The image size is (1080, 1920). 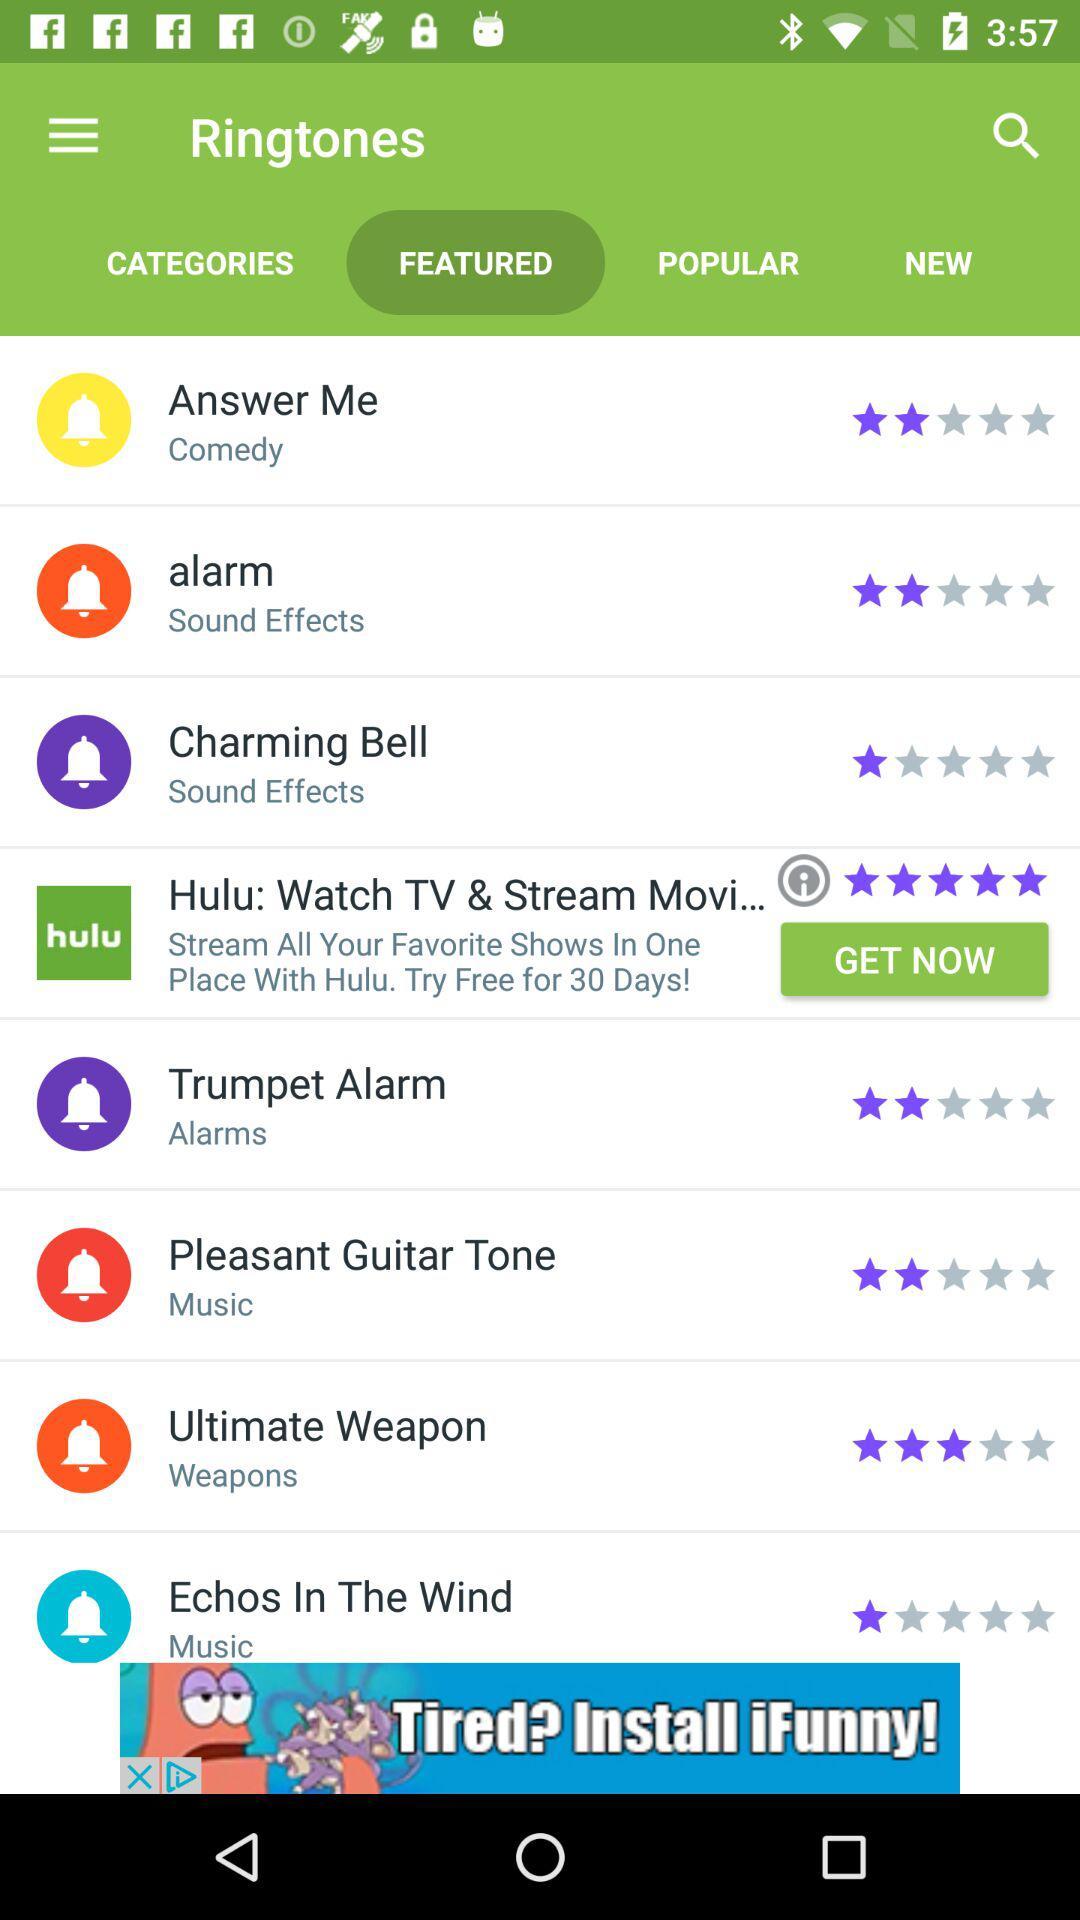 I want to click on visit ifunny advertisement, so click(x=540, y=1727).